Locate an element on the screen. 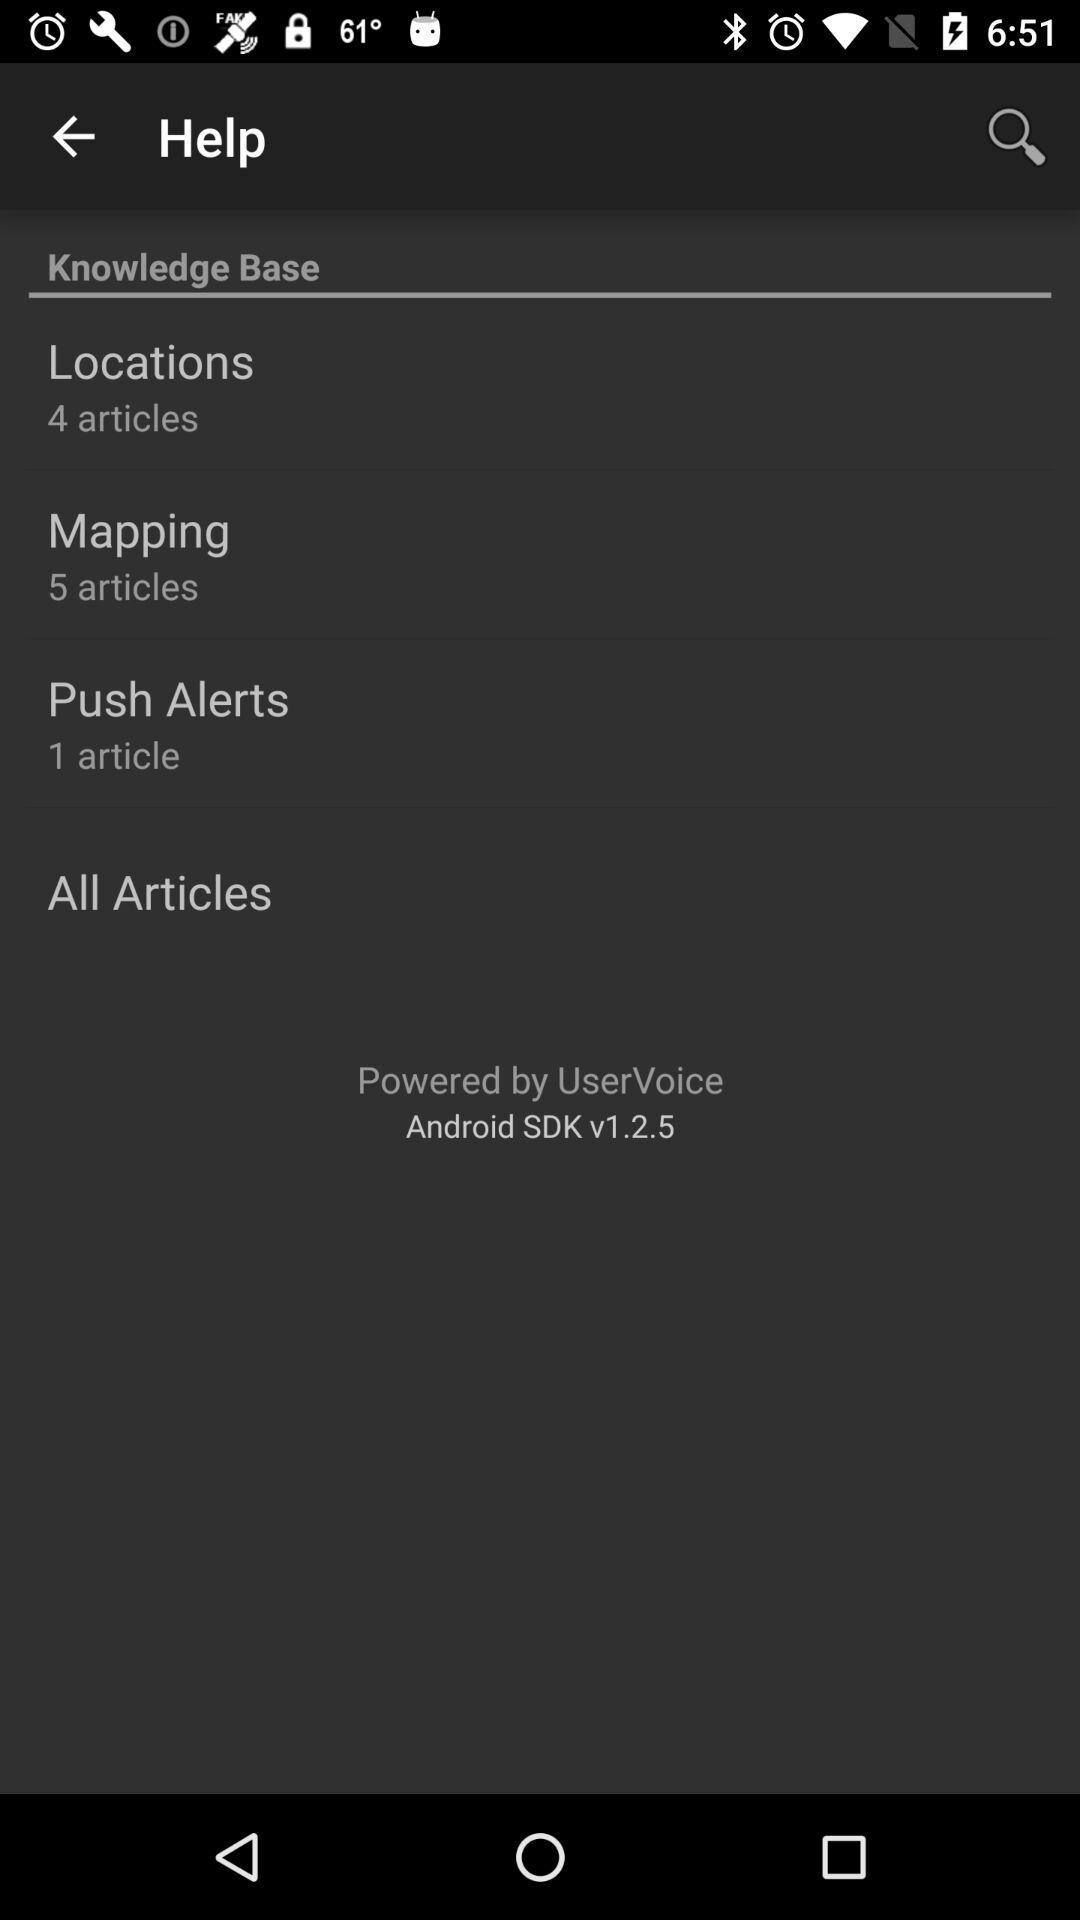 Image resolution: width=1080 pixels, height=1920 pixels. the icon above powered by uservoice icon is located at coordinates (158, 890).